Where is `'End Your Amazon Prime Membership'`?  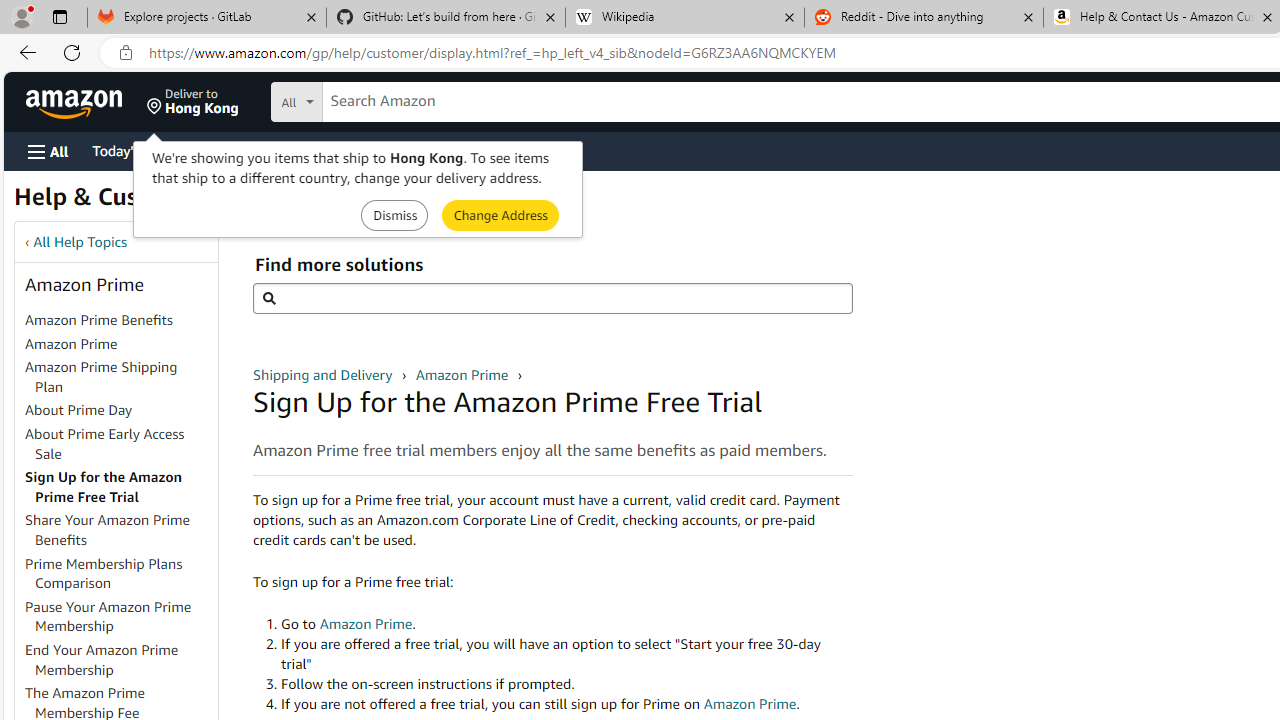
'End Your Amazon Prime Membership' is located at coordinates (101, 659).